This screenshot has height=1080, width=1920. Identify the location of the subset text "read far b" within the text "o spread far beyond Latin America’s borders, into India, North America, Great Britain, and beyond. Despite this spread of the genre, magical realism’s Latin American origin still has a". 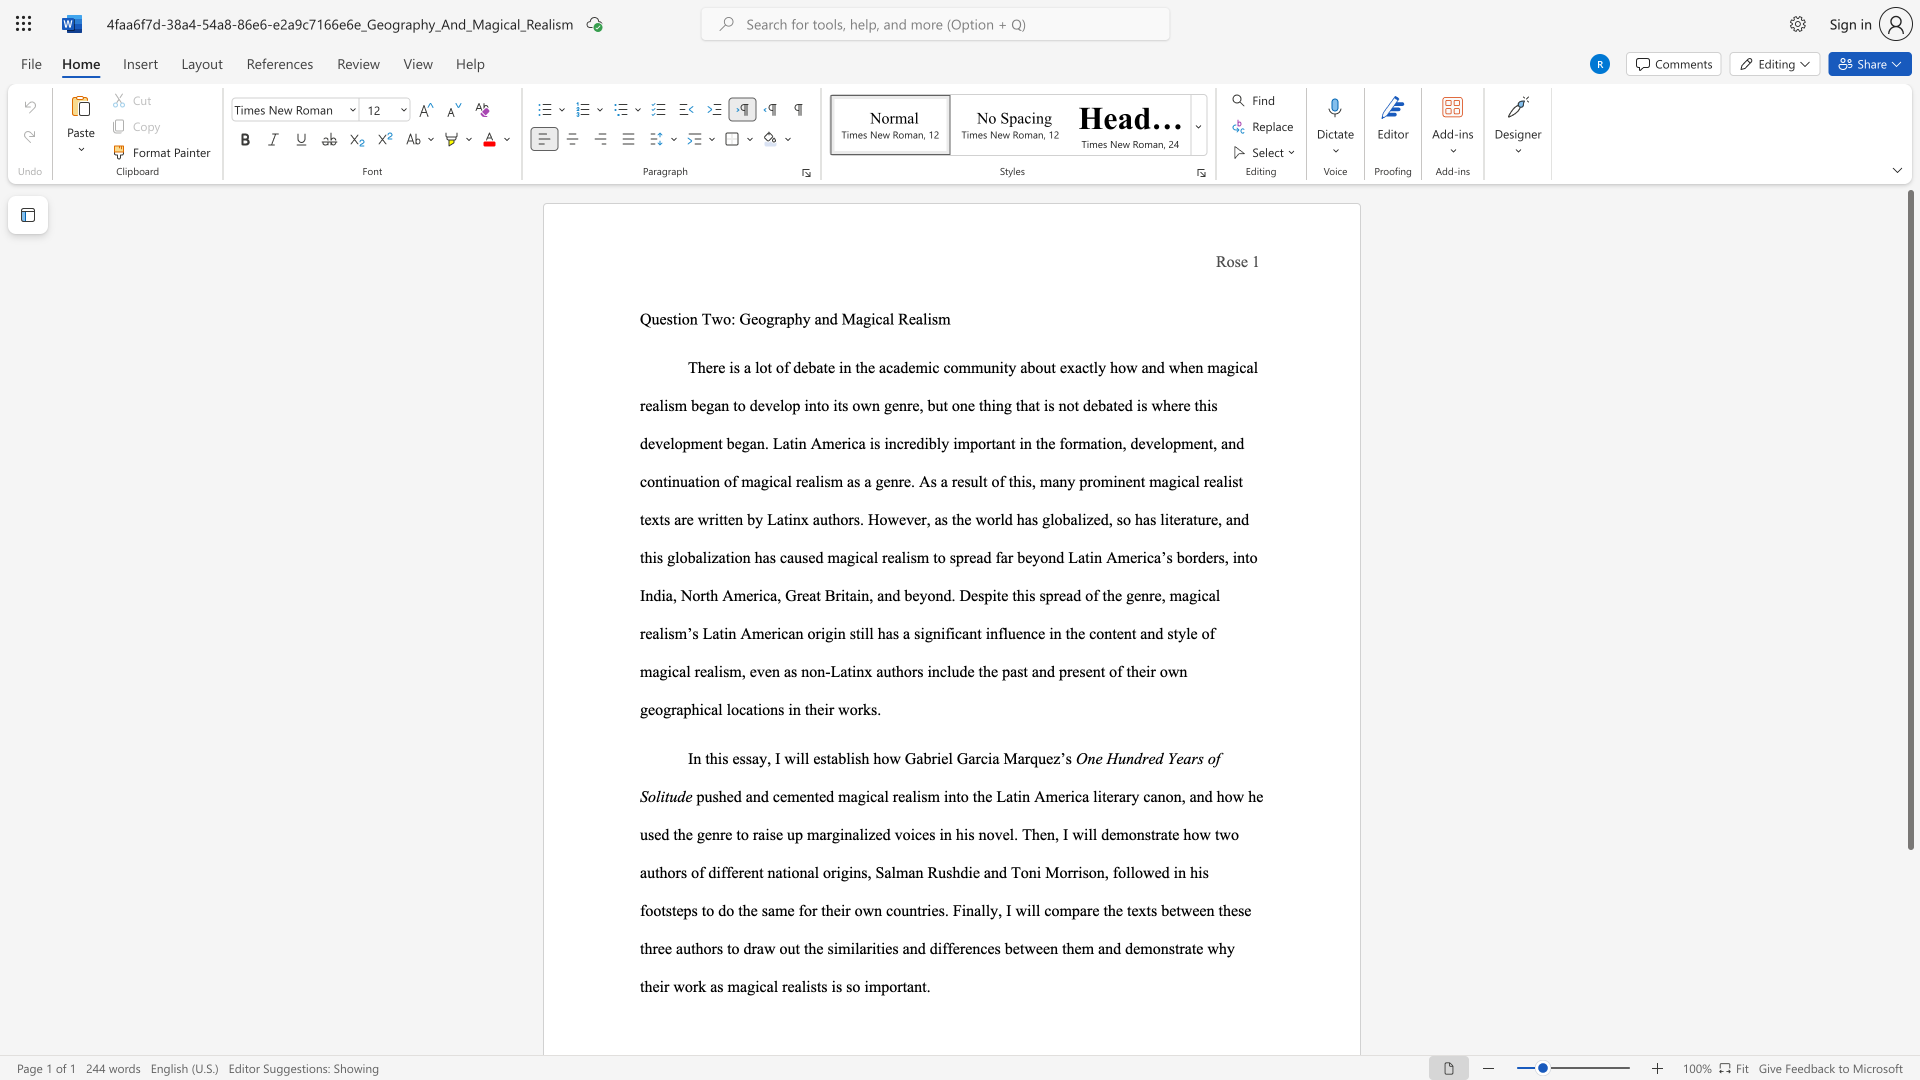
(963, 557).